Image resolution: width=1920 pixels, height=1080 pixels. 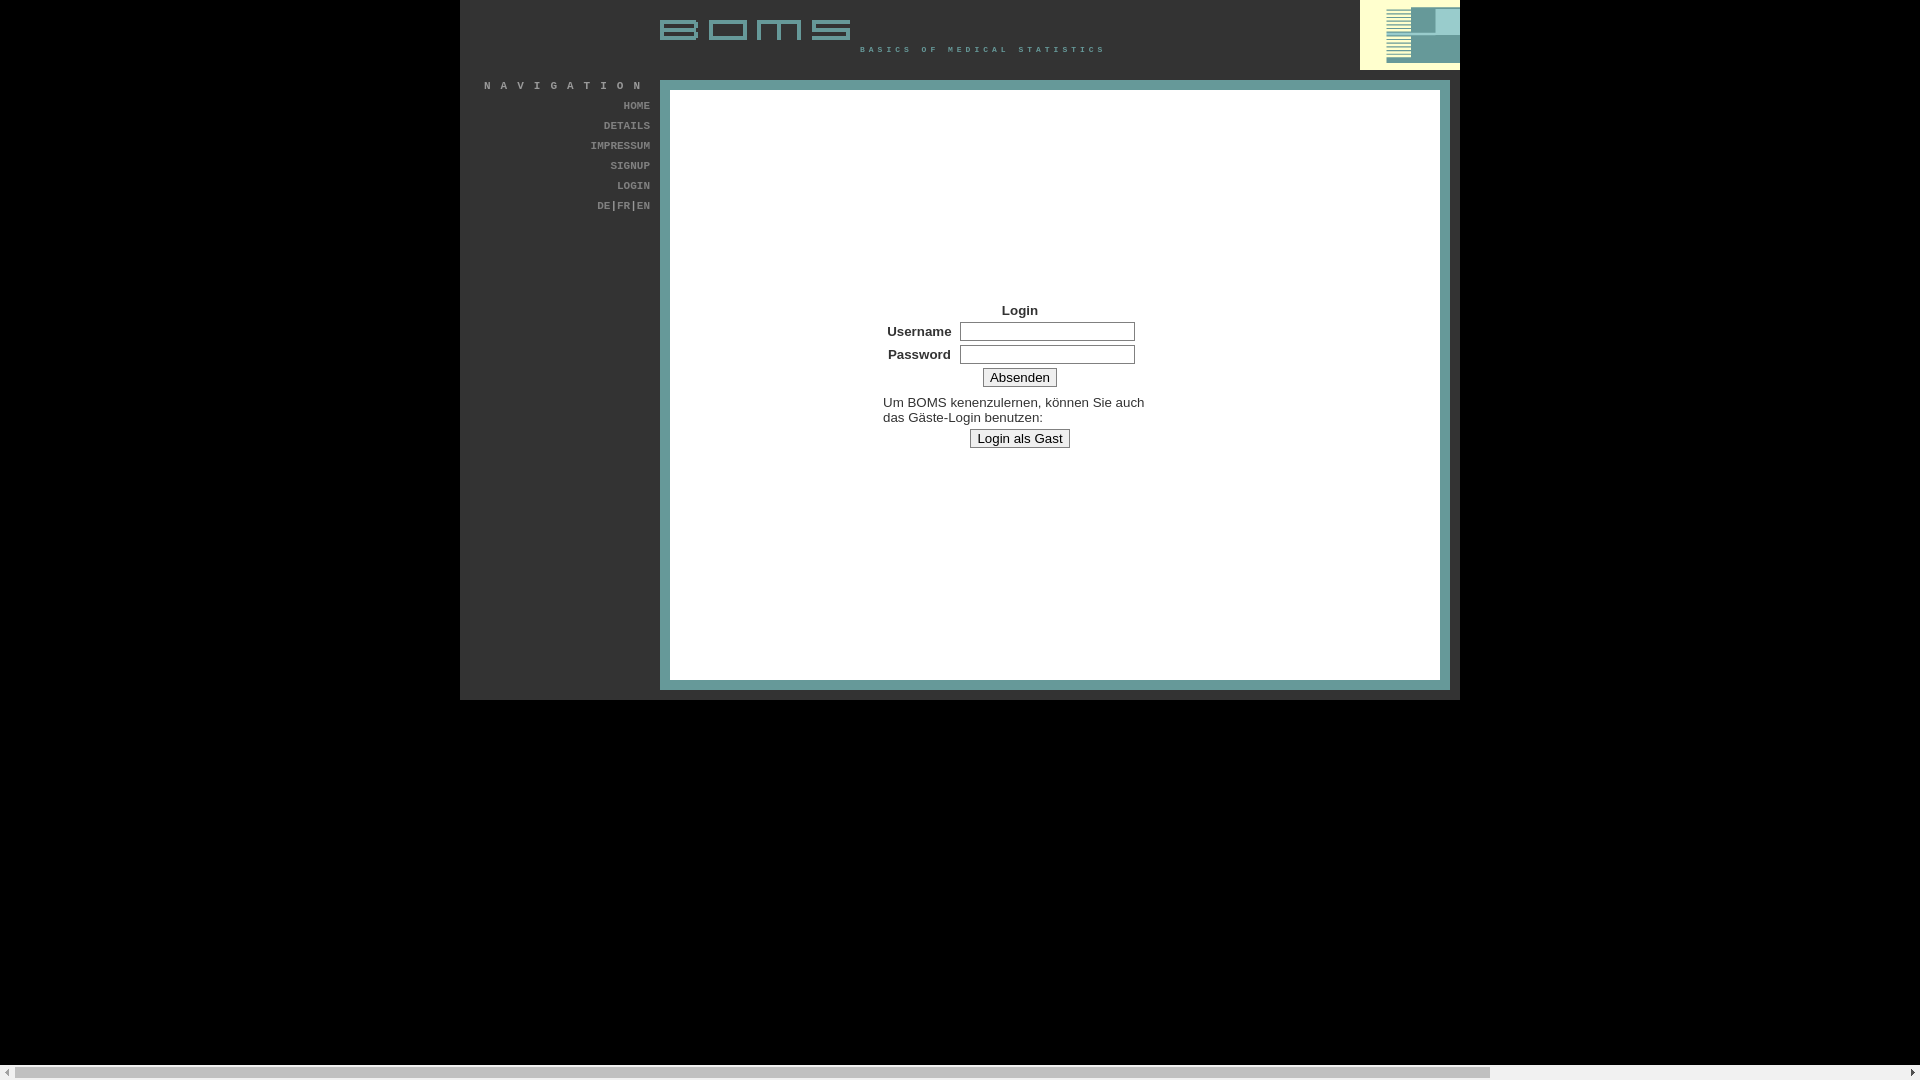 I want to click on 'DETAILS', so click(x=626, y=126).